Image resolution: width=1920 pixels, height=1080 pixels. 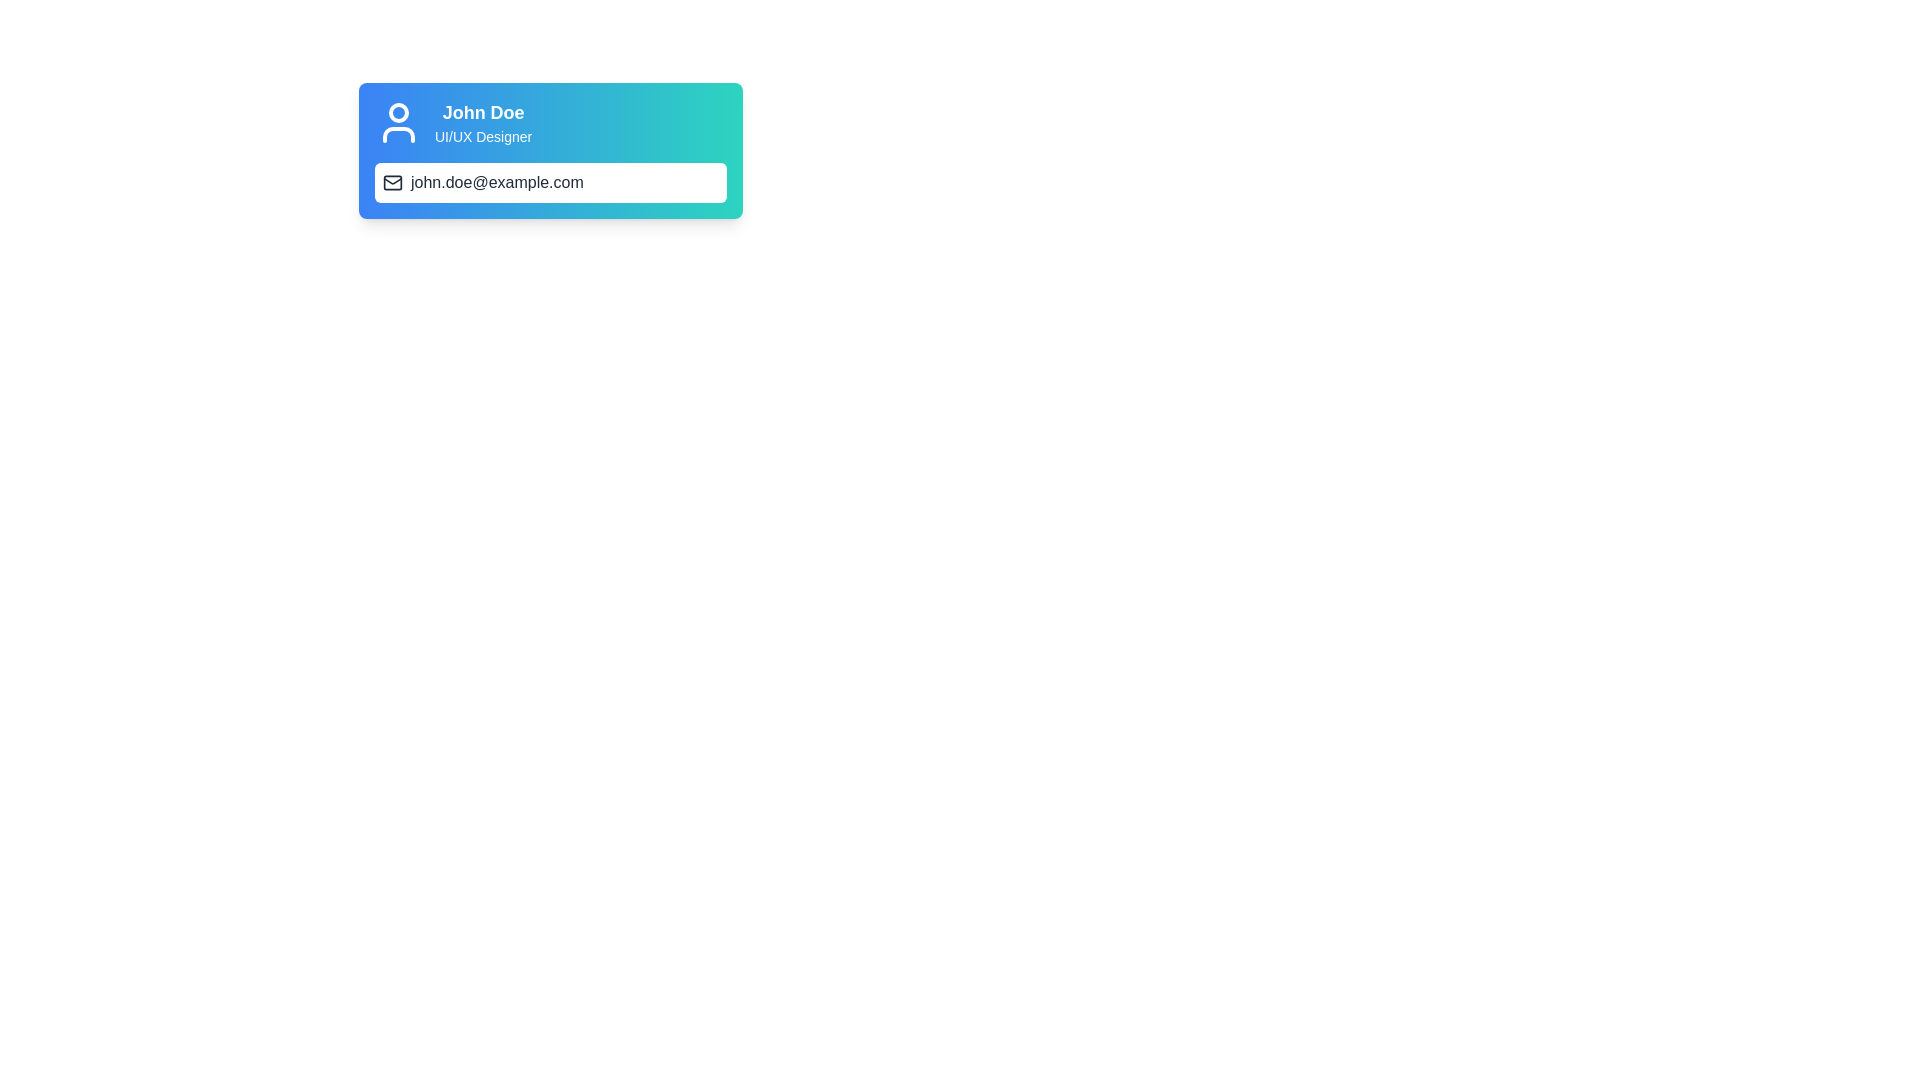 I want to click on text label indicating the role or position of 'John Doe' located below the name in the top section of the interface, so click(x=483, y=136).